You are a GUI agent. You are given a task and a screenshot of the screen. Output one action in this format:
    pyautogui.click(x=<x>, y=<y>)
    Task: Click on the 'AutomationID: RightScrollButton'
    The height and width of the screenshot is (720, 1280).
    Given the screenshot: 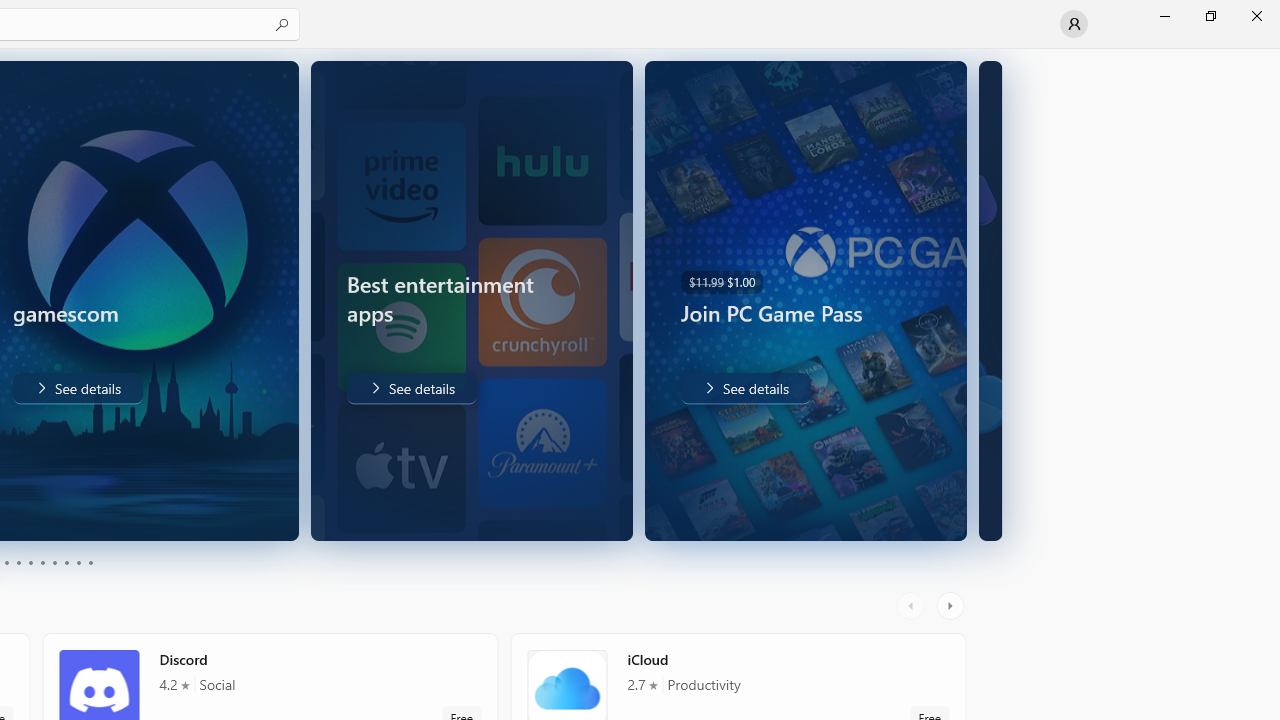 What is the action you would take?
    pyautogui.click(x=951, y=605)
    